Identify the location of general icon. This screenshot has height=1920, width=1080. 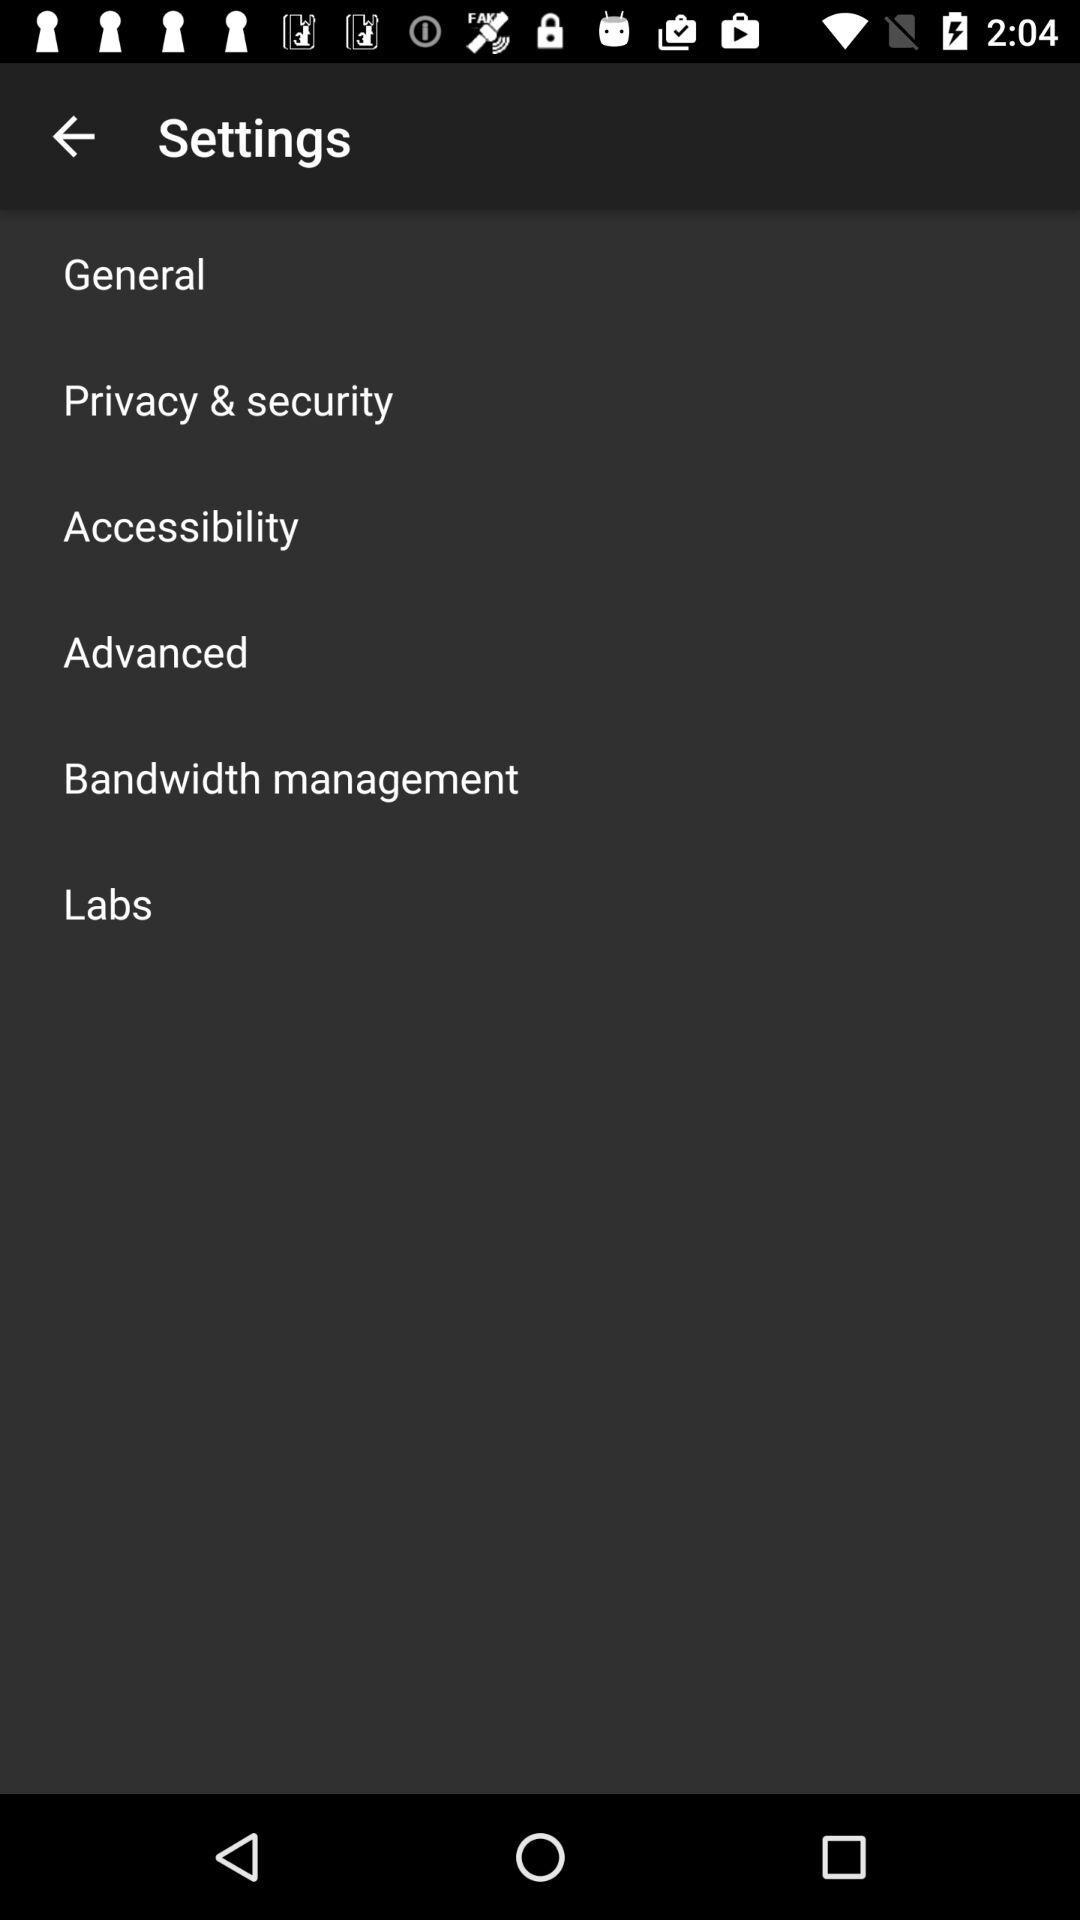
(134, 272).